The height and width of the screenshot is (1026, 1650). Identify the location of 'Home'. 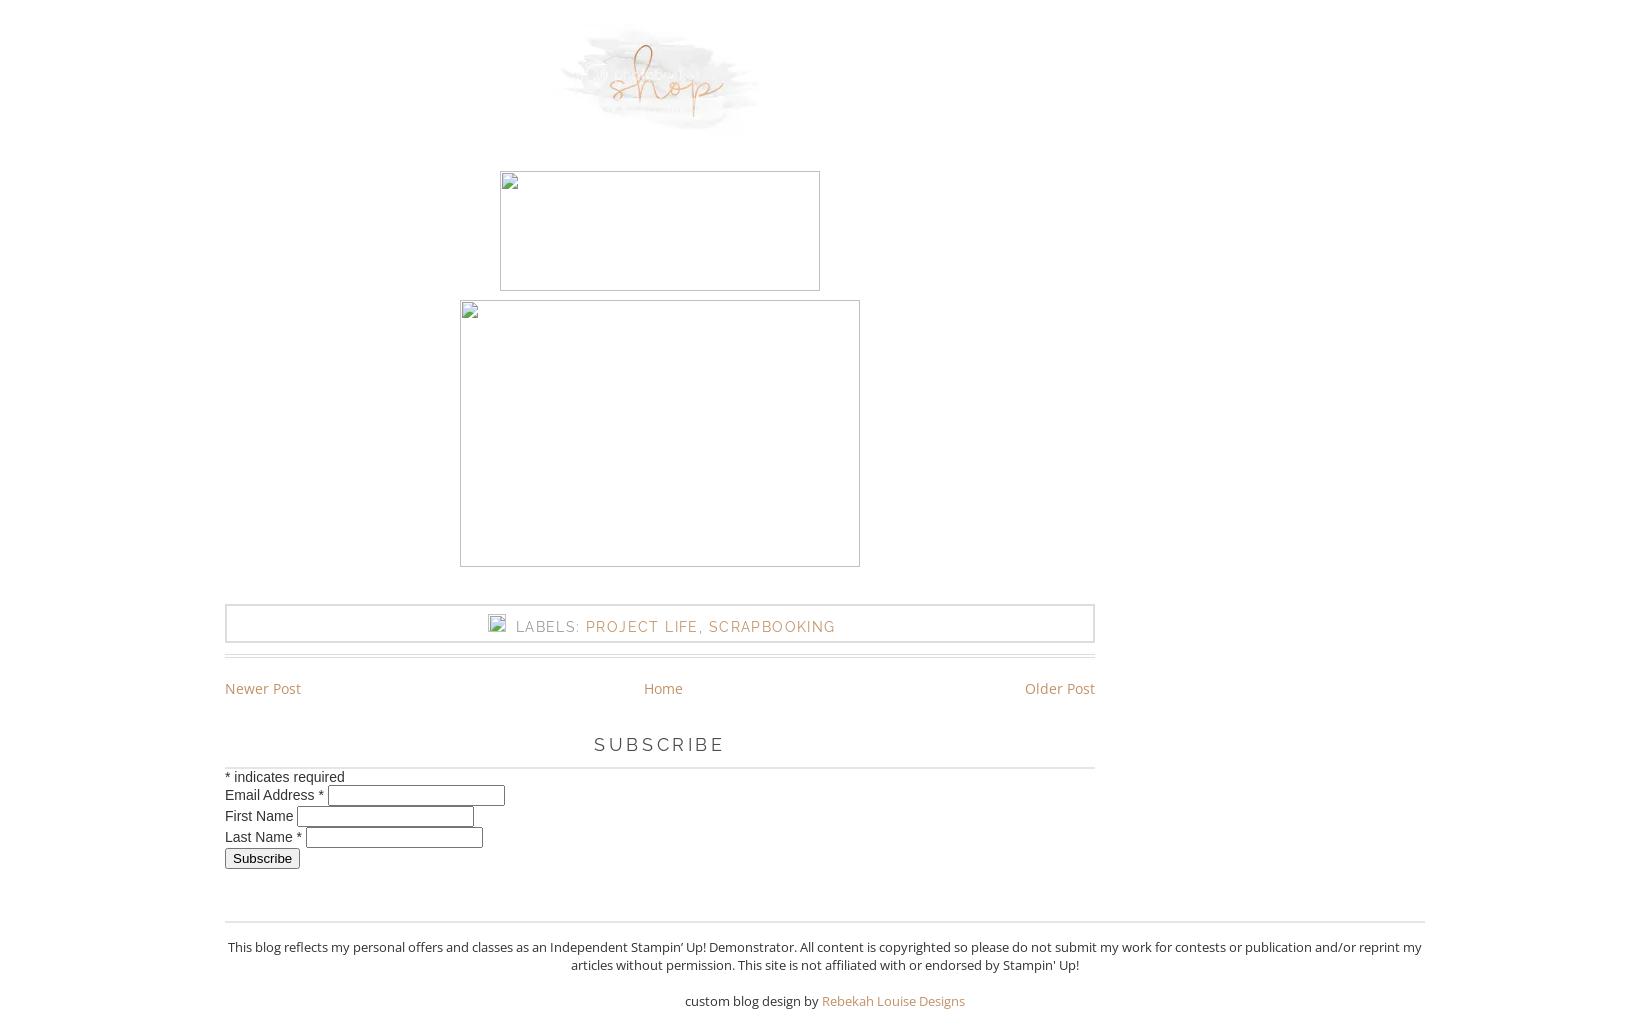
(661, 686).